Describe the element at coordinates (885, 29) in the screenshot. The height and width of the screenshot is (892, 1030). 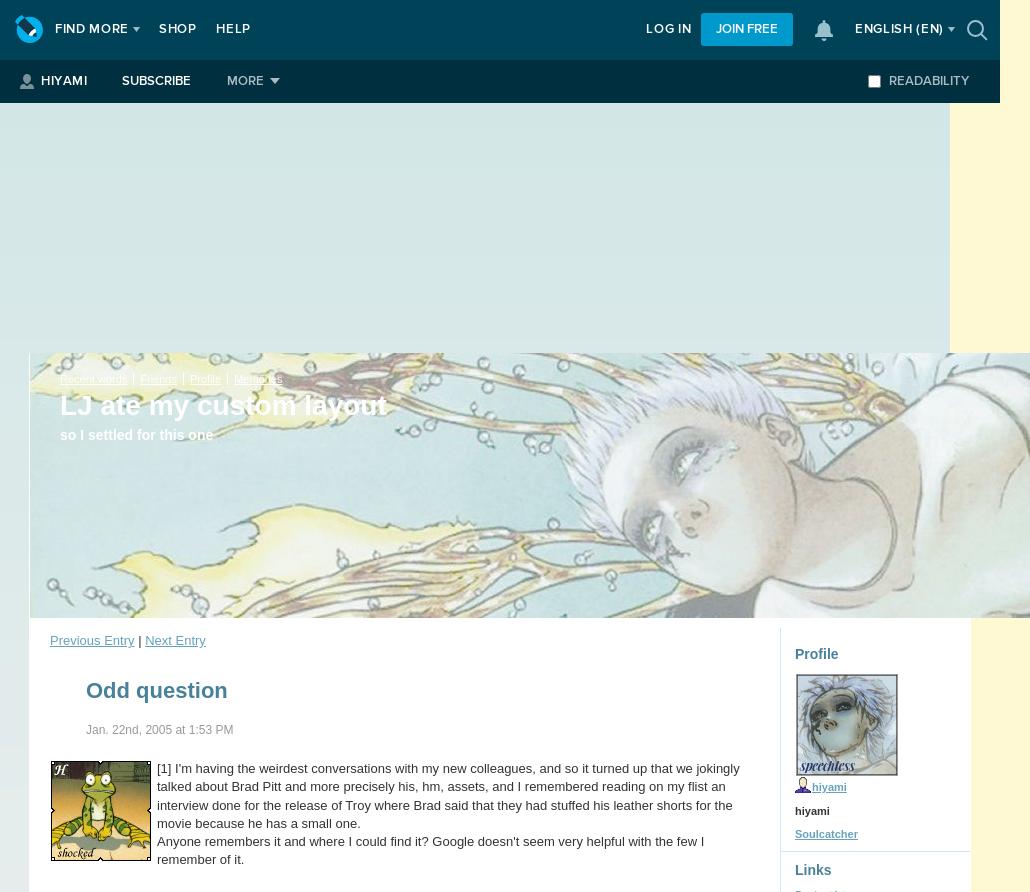
I see `'English'` at that location.